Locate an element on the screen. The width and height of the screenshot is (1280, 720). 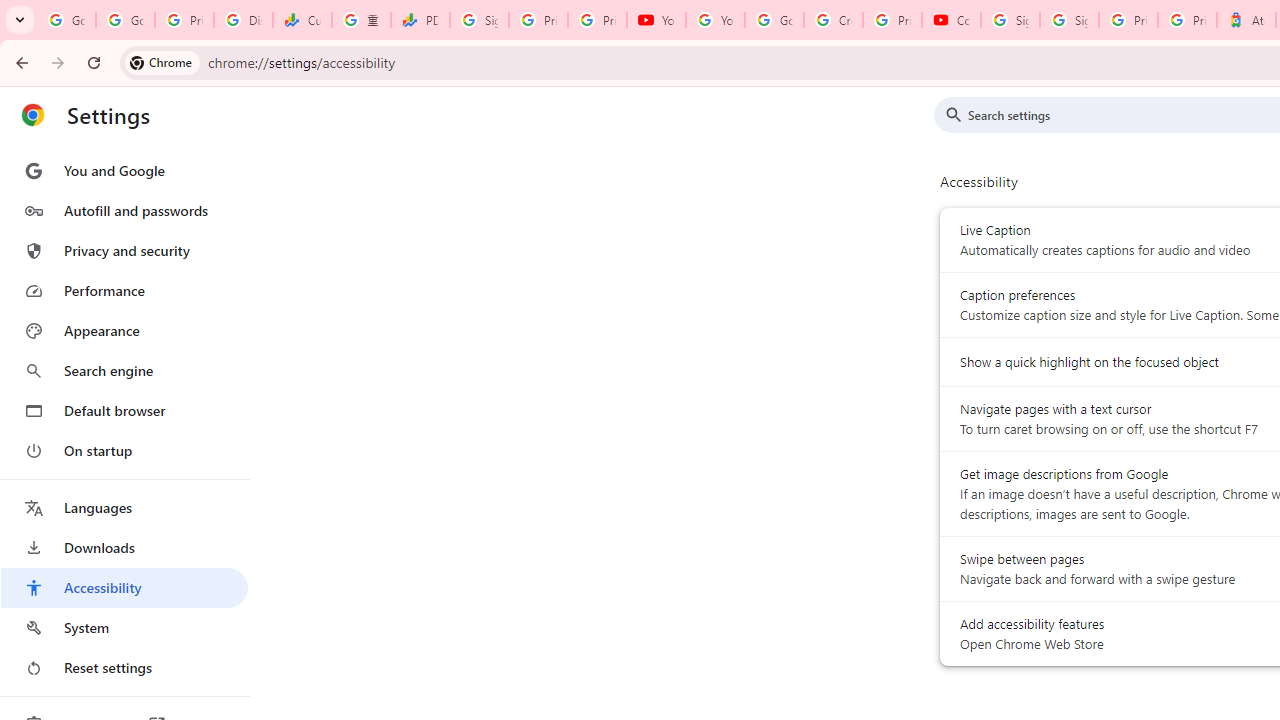
'Currencies - Google Finance' is located at coordinates (301, 20).